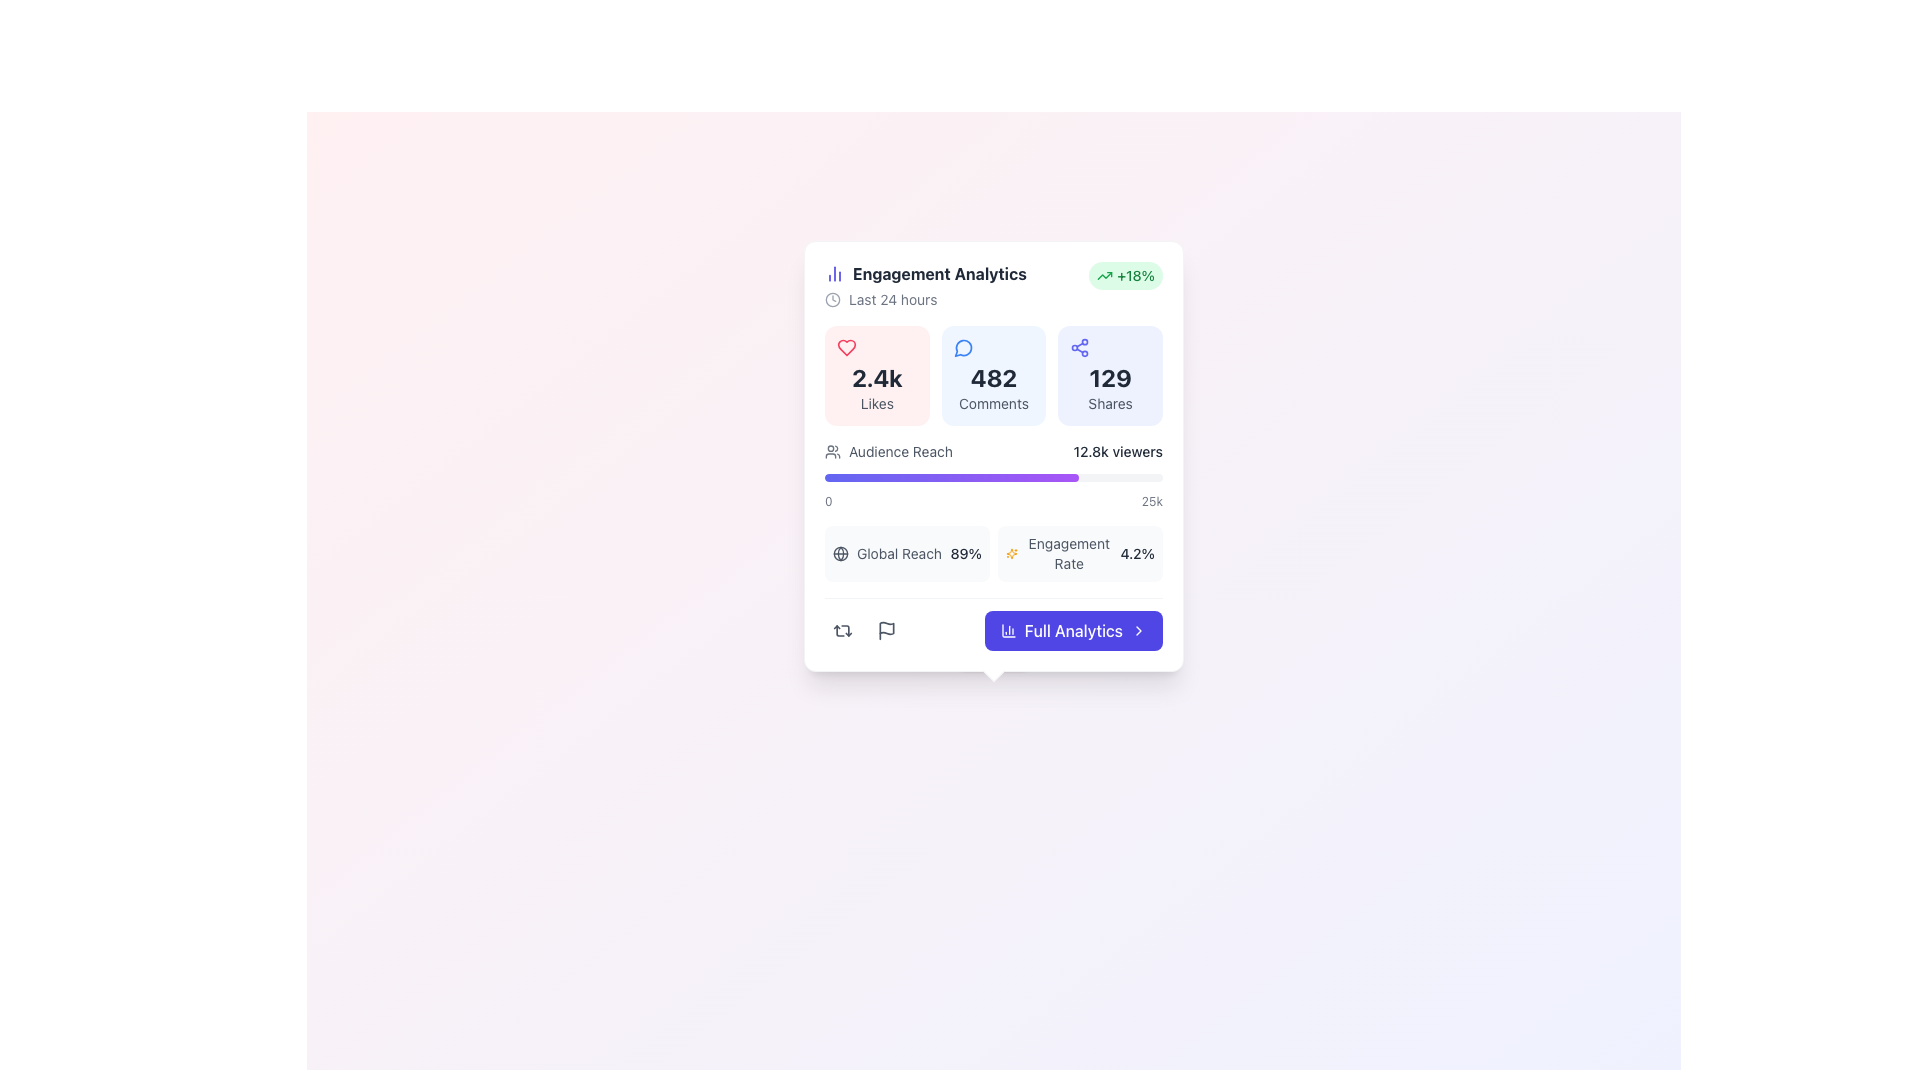 The image size is (1920, 1080). What do you see at coordinates (1109, 375) in the screenshot?
I see `the Informational statistic block displaying the count '129', which is located in the rightmost column of the 'Engagement Analytics' card, below the '482 Comments' block` at bounding box center [1109, 375].